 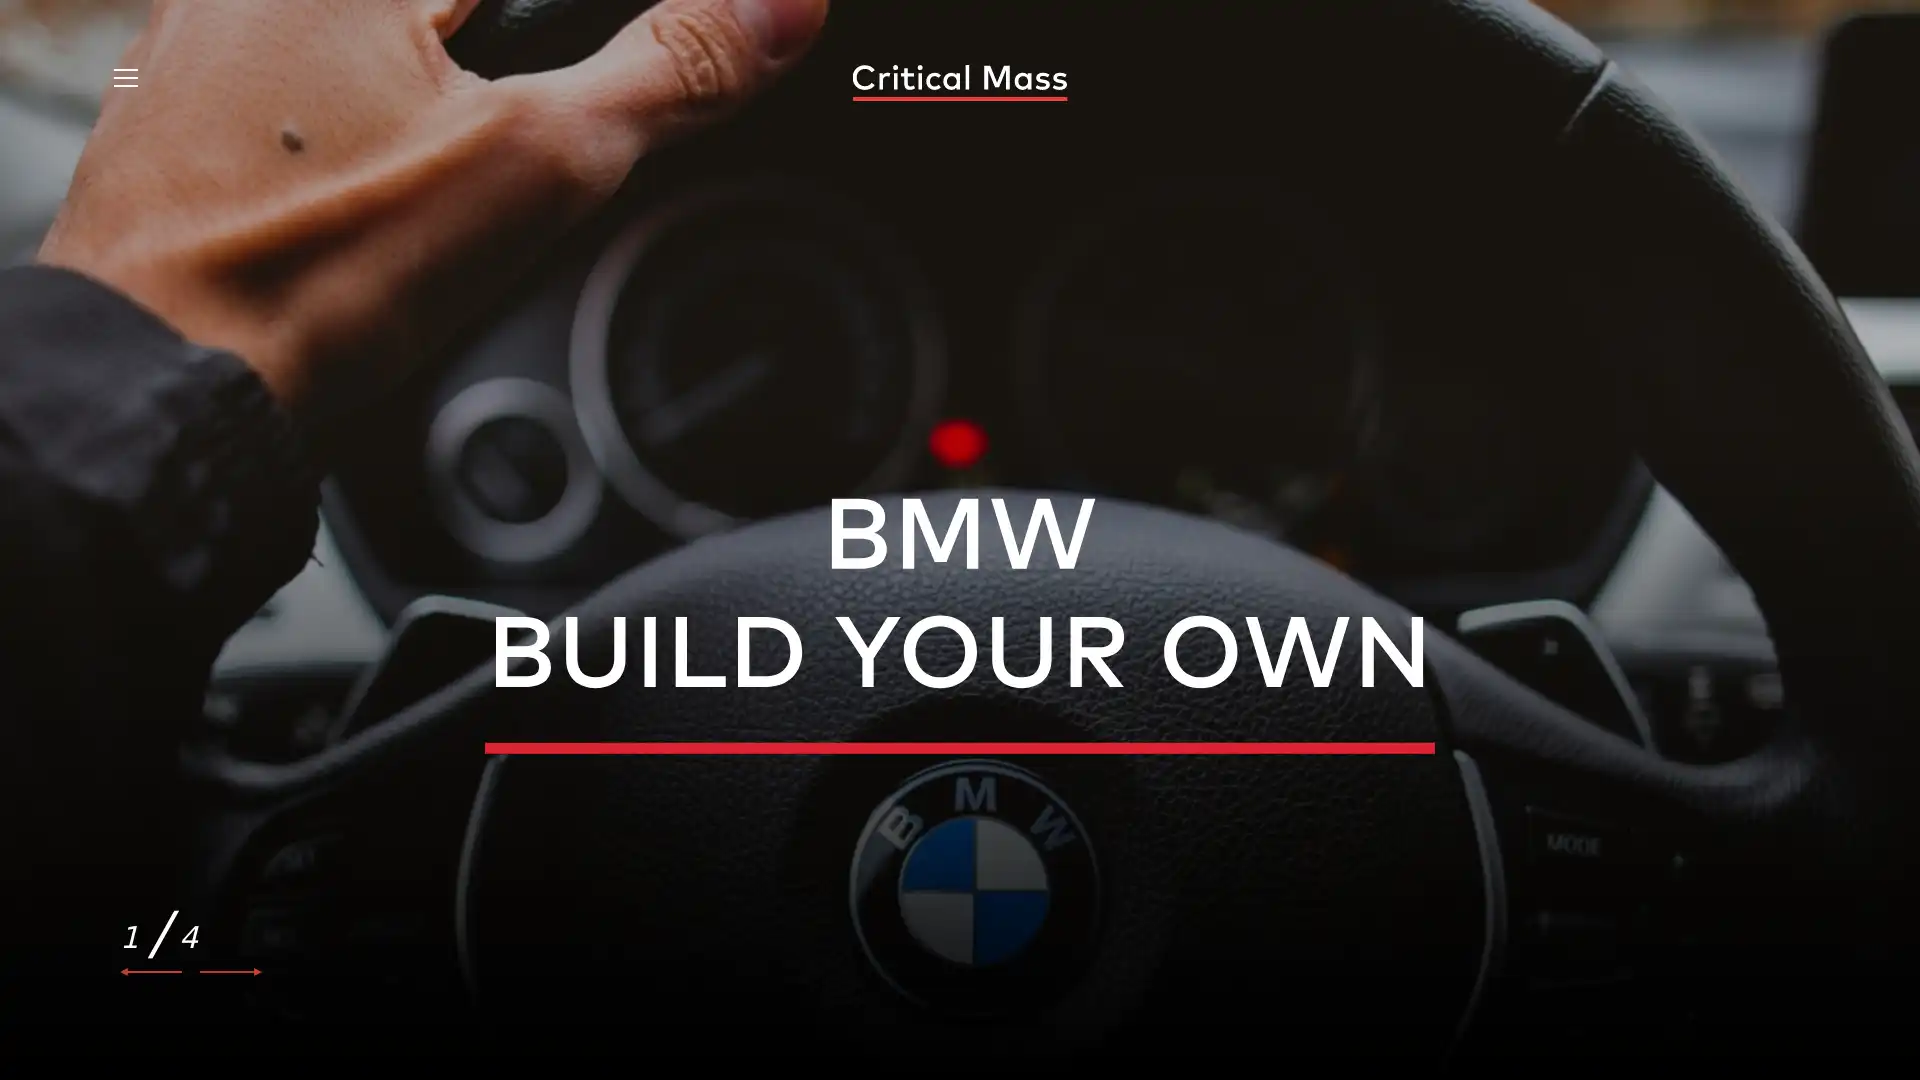 What do you see at coordinates (230, 971) in the screenshot?
I see `next` at bounding box center [230, 971].